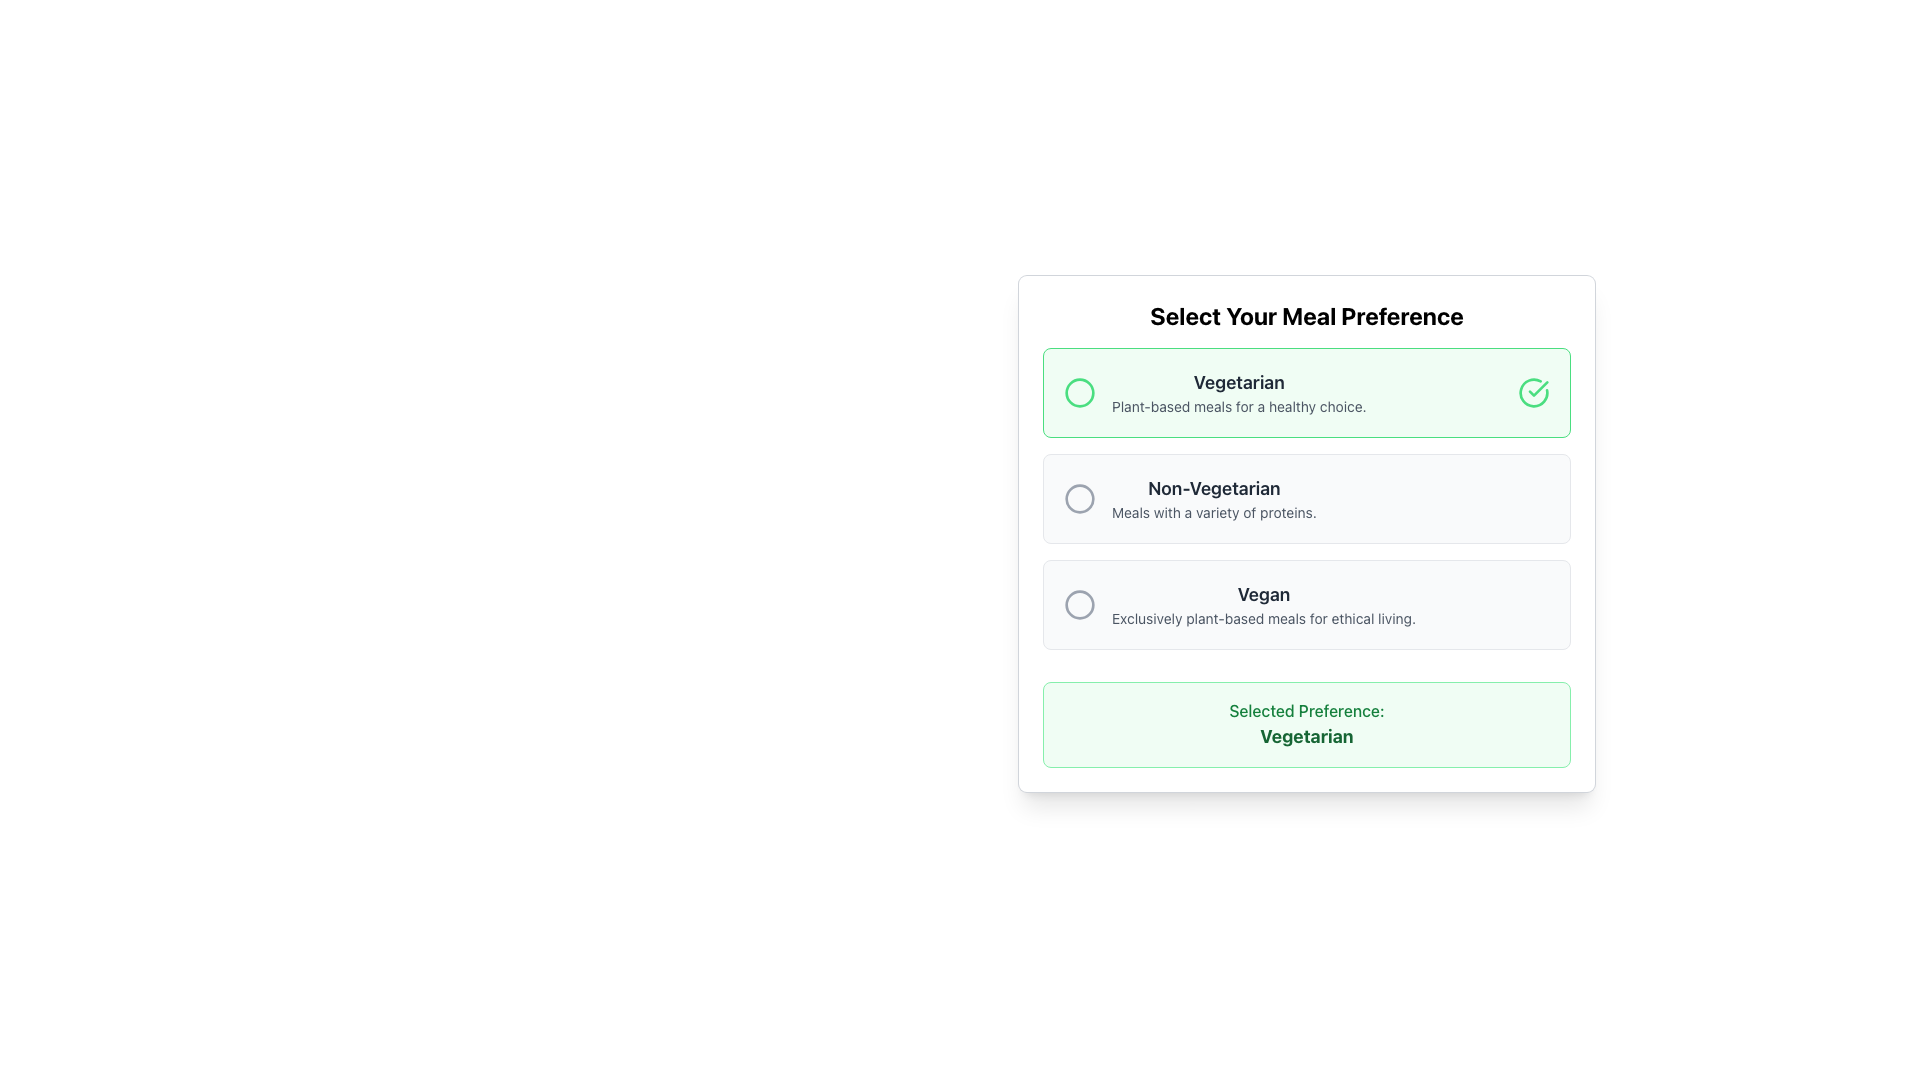  Describe the element at coordinates (1079, 604) in the screenshot. I see `the visual indicator for the 'Vegan' option located at the top-left corner of the selection box labeled 'Vegan: Exclusively plant-based meals for ethical living.'` at that location.